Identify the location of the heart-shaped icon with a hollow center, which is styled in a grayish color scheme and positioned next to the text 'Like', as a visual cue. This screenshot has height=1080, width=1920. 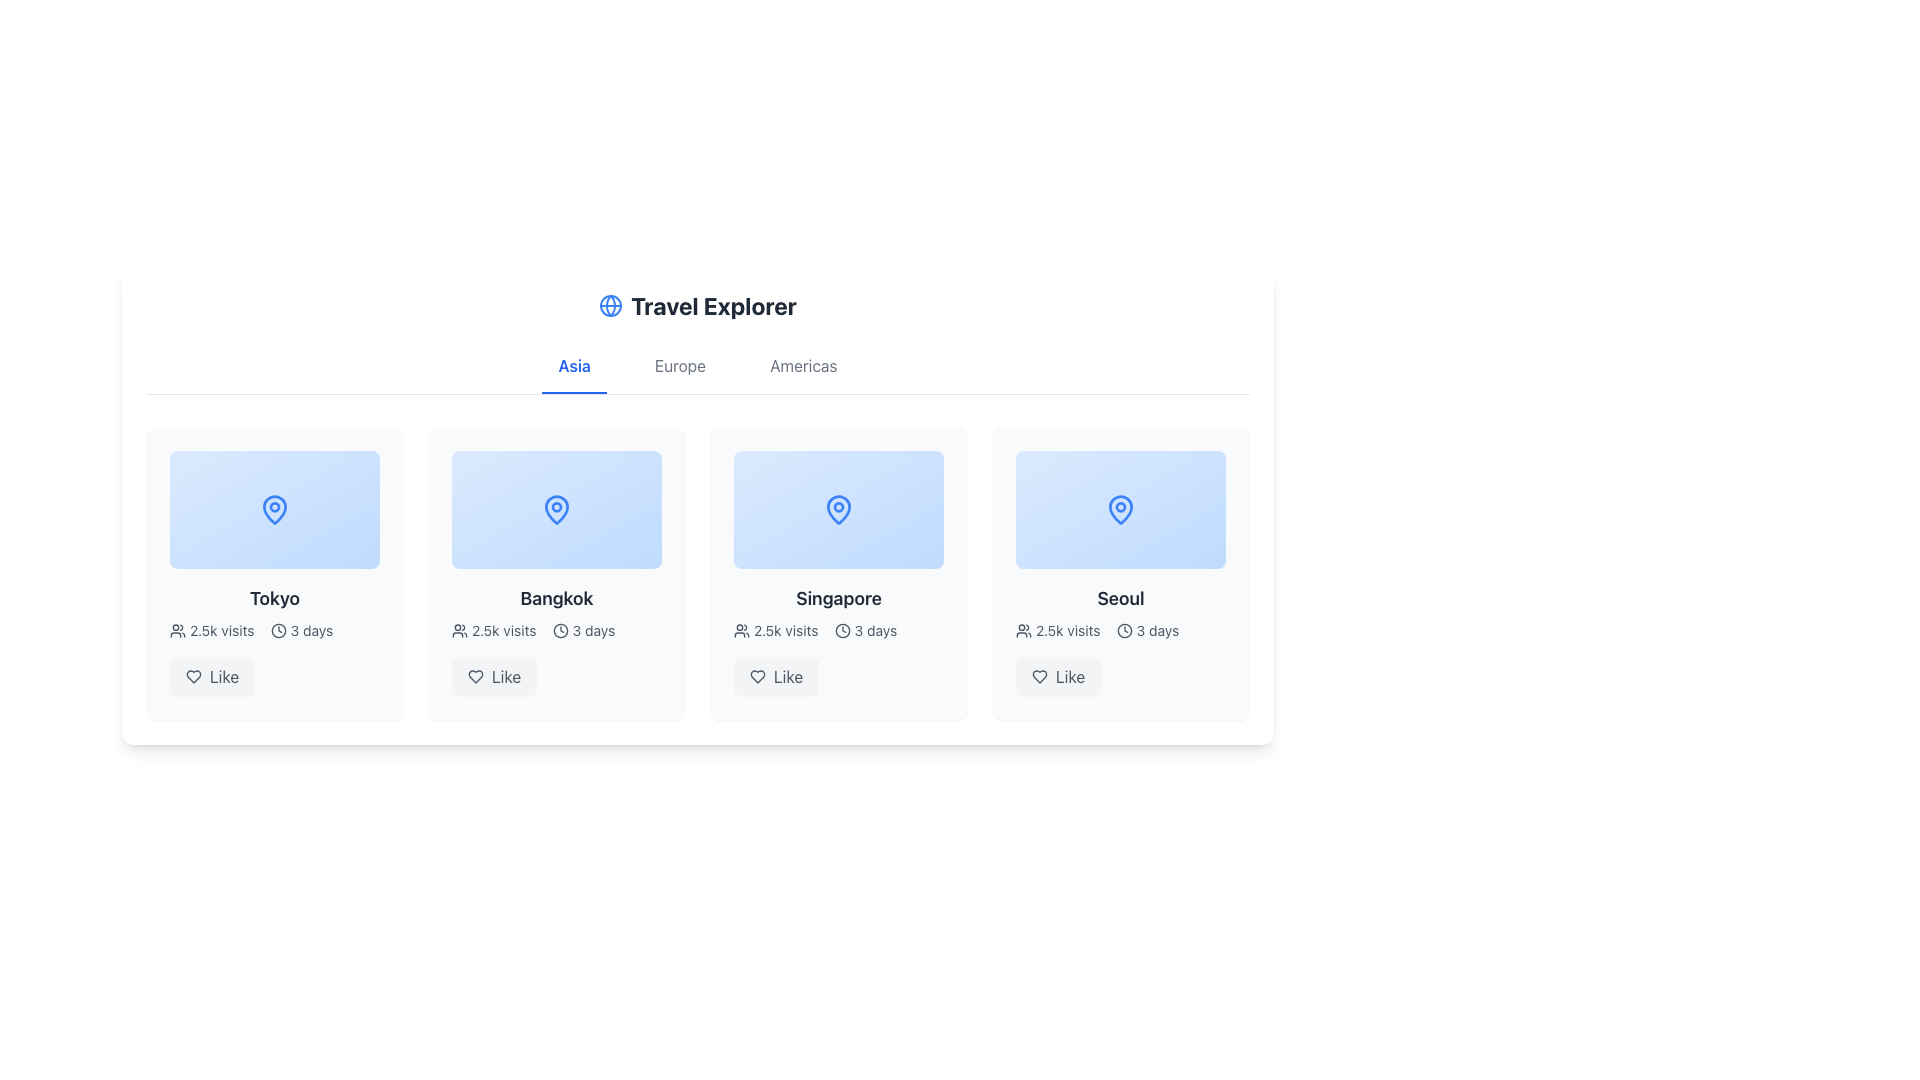
(757, 676).